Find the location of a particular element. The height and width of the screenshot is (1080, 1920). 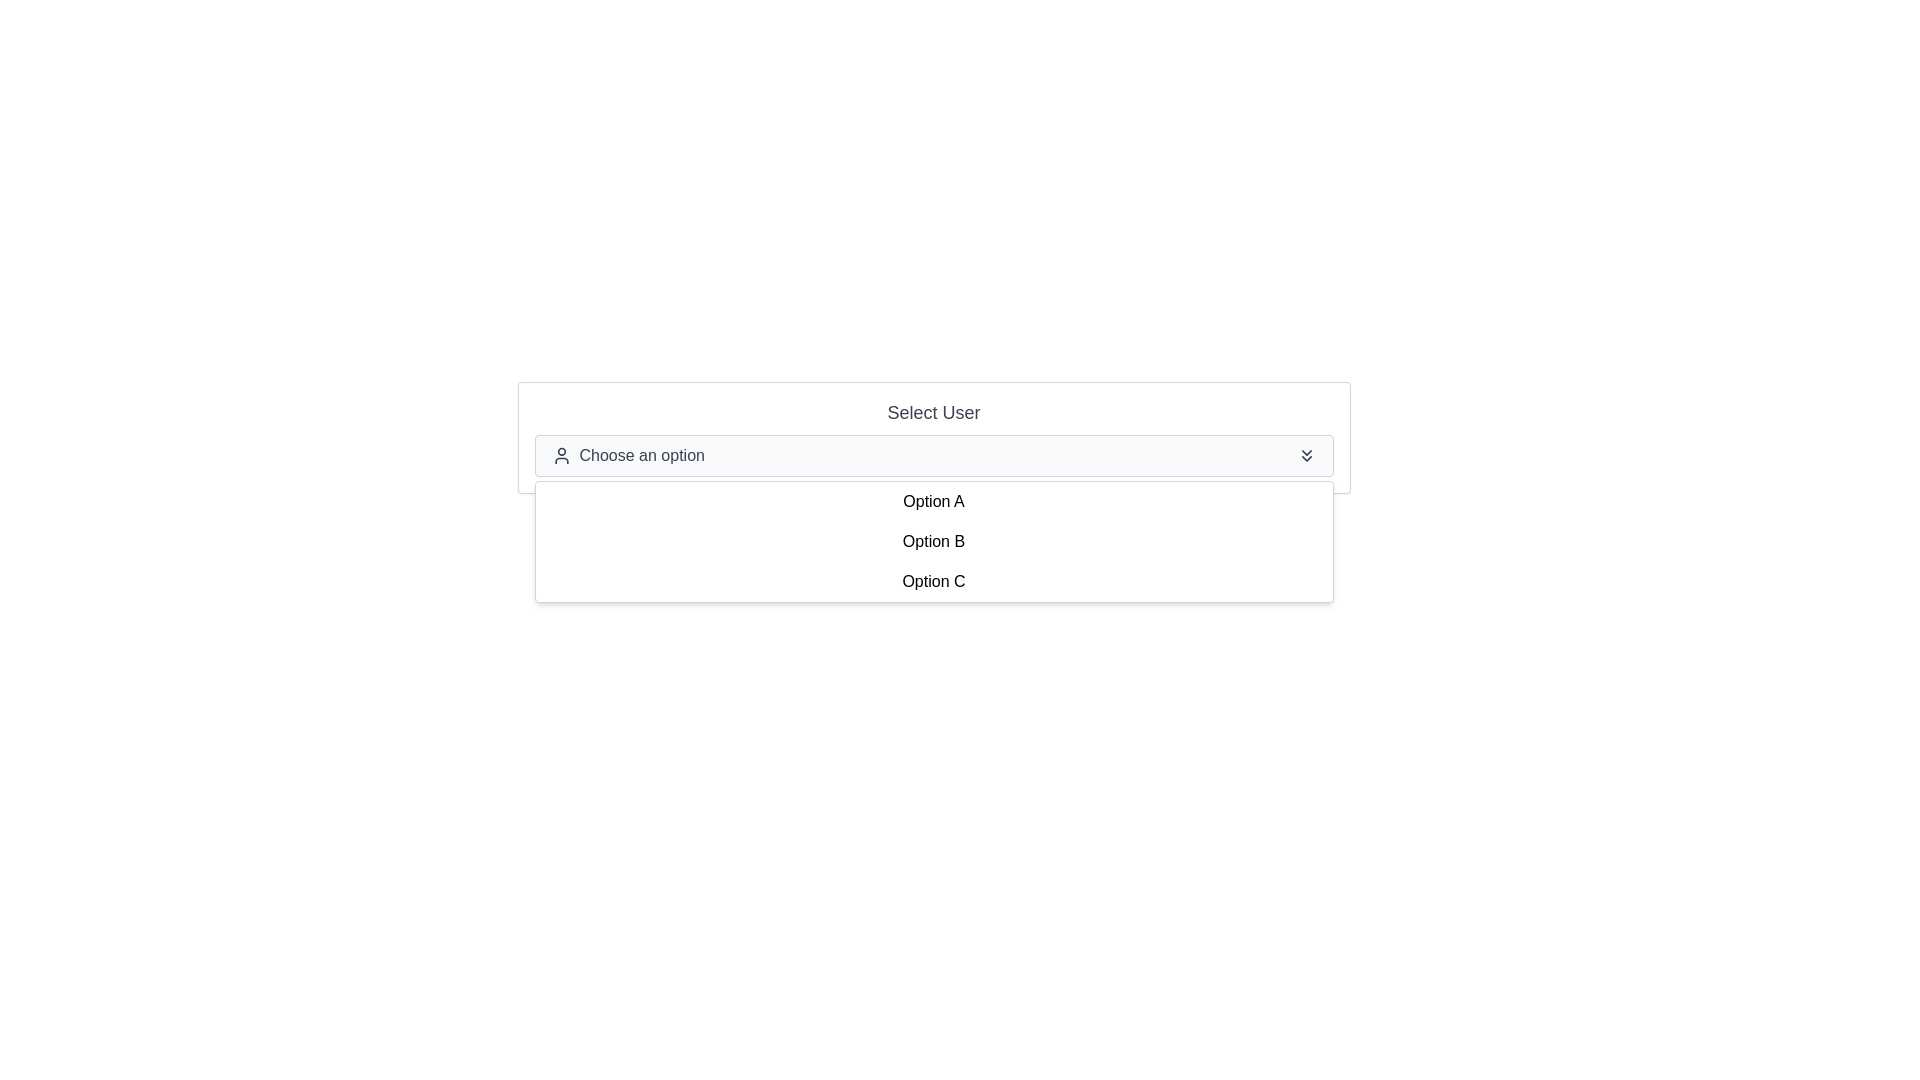

the first option in the dropdown menu labeled 'Choose an option' is located at coordinates (933, 500).